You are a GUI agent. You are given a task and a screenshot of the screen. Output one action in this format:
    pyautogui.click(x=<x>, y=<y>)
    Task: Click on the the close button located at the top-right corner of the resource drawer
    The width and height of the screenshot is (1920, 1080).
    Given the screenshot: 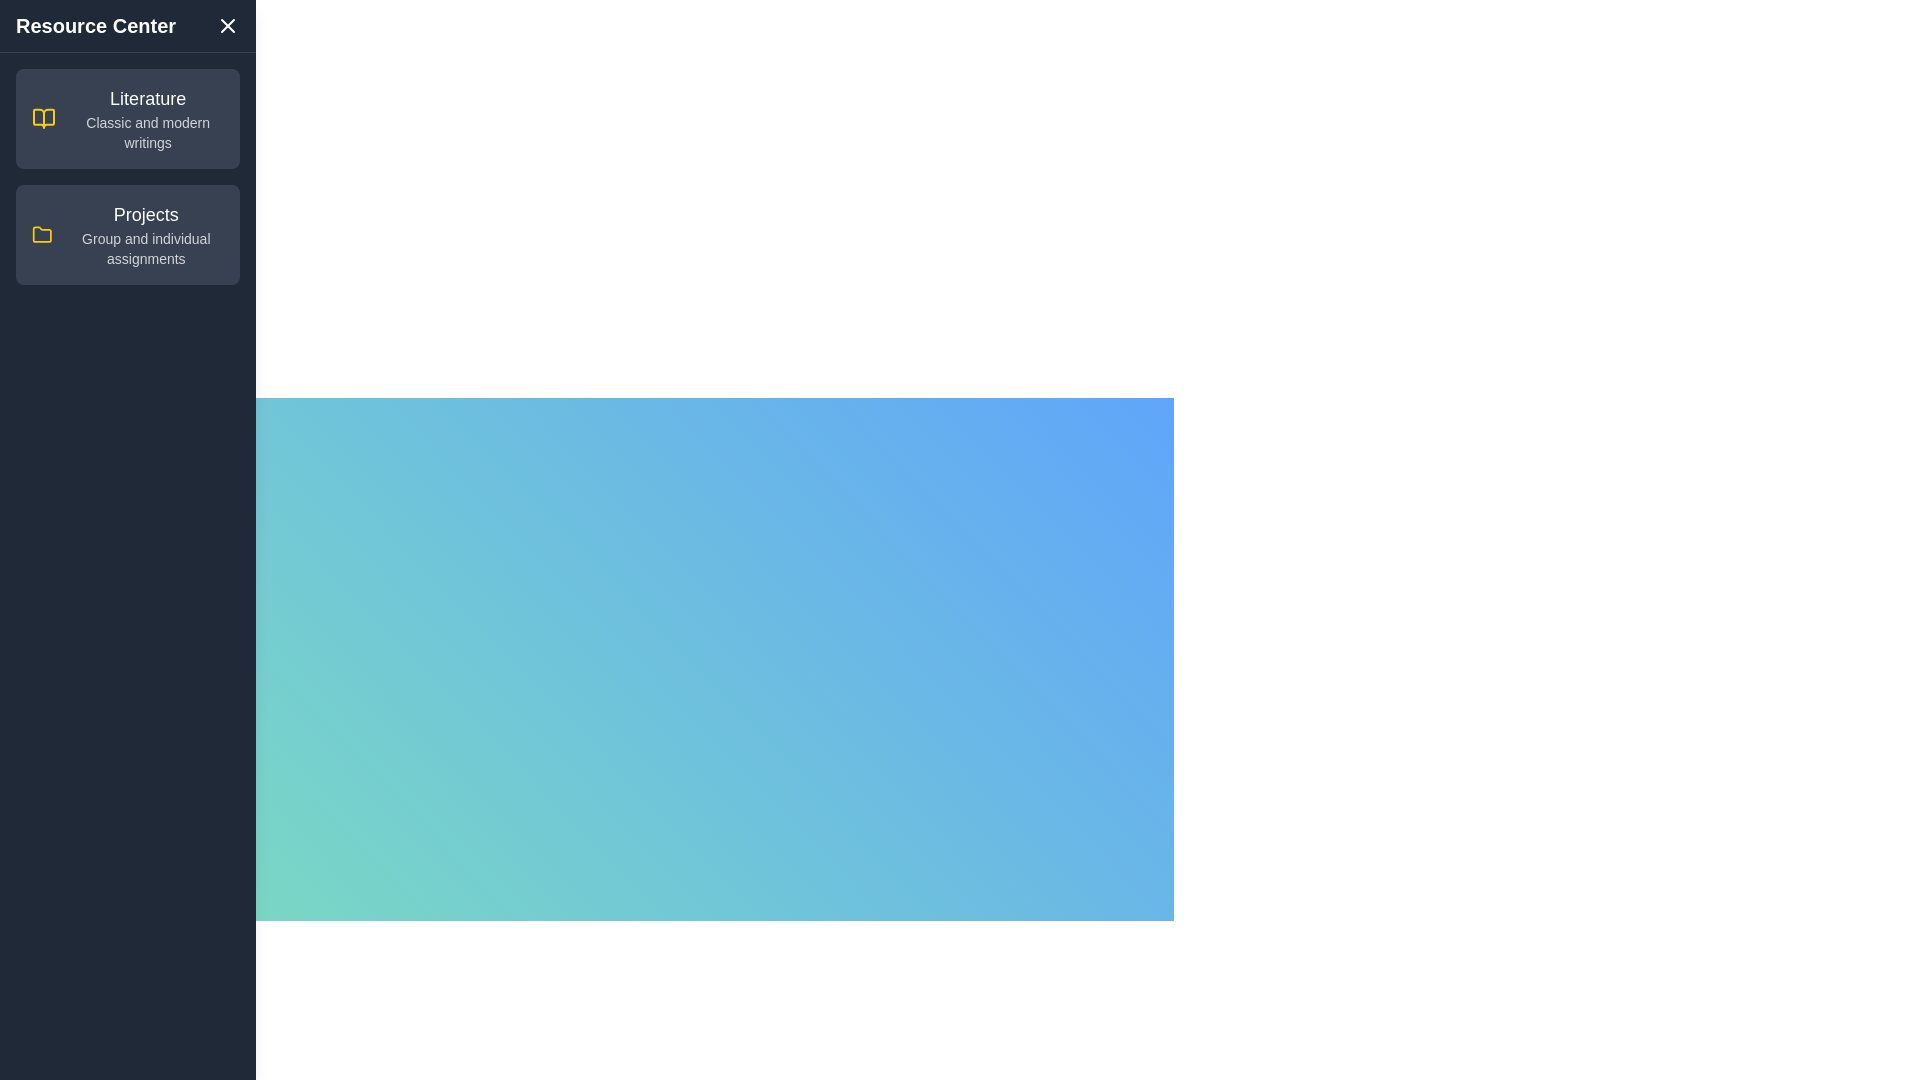 What is the action you would take?
    pyautogui.click(x=227, y=26)
    